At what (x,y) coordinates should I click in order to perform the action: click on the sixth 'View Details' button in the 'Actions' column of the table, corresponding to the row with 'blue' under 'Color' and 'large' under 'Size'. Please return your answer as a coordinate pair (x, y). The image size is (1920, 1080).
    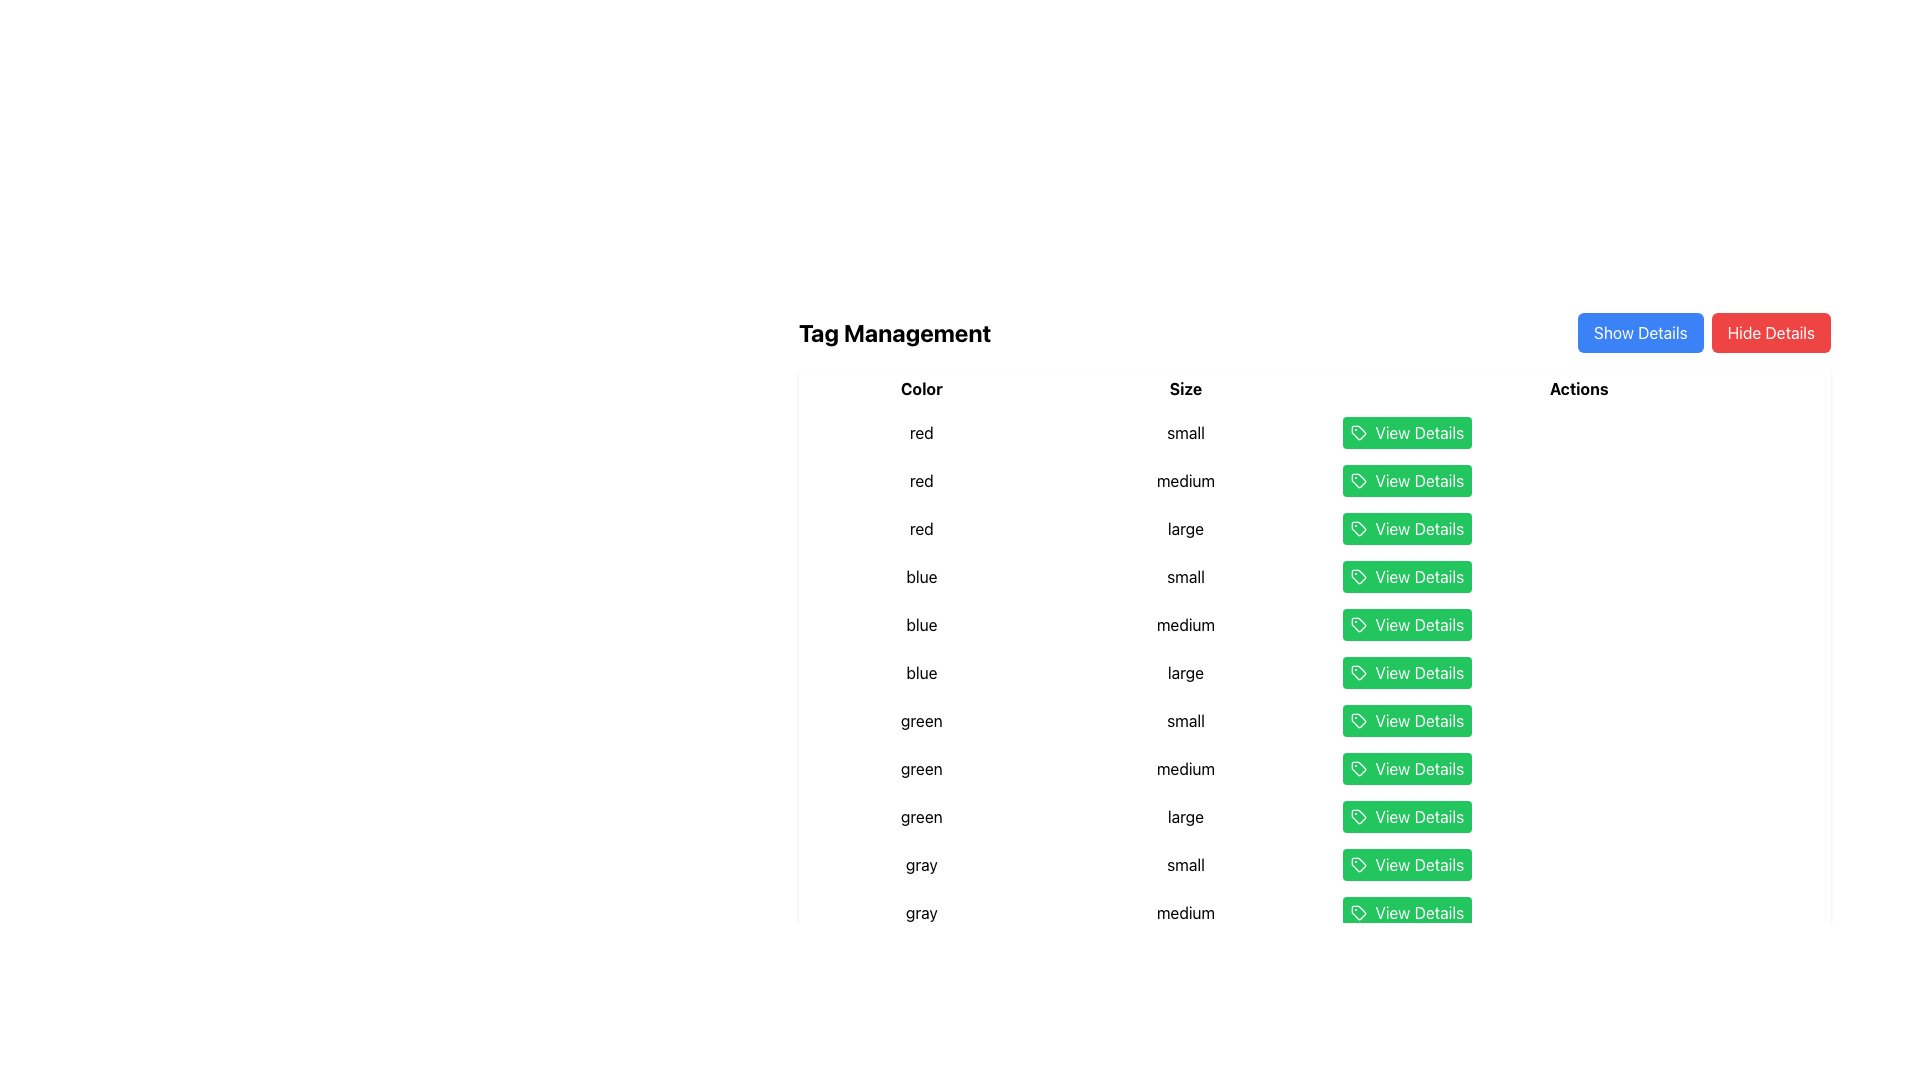
    Looking at the image, I should click on (1578, 672).